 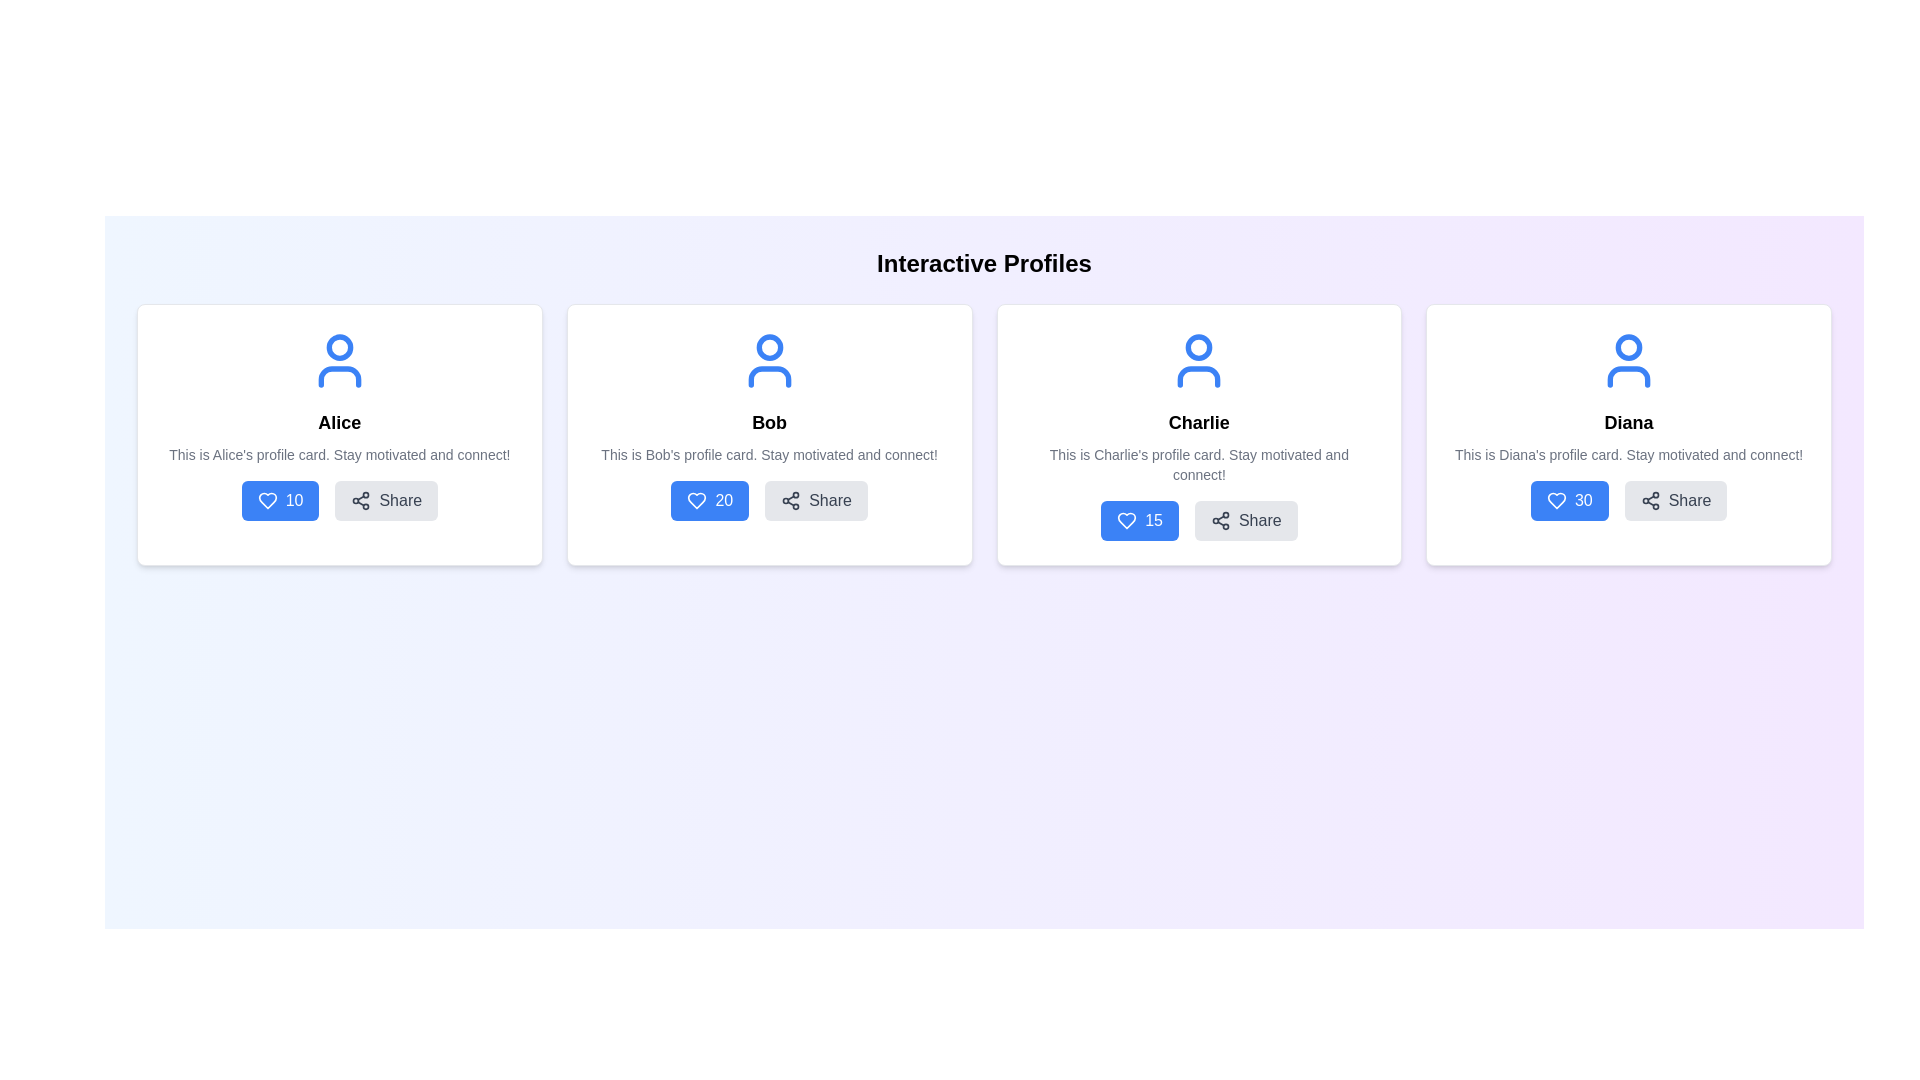 What do you see at coordinates (723, 500) in the screenshot?
I see `the static text label displaying the numeric count '20' in white font on a square blue background, which is positioned to the right of the heart icon in the second profile card titled 'Bob'` at bounding box center [723, 500].